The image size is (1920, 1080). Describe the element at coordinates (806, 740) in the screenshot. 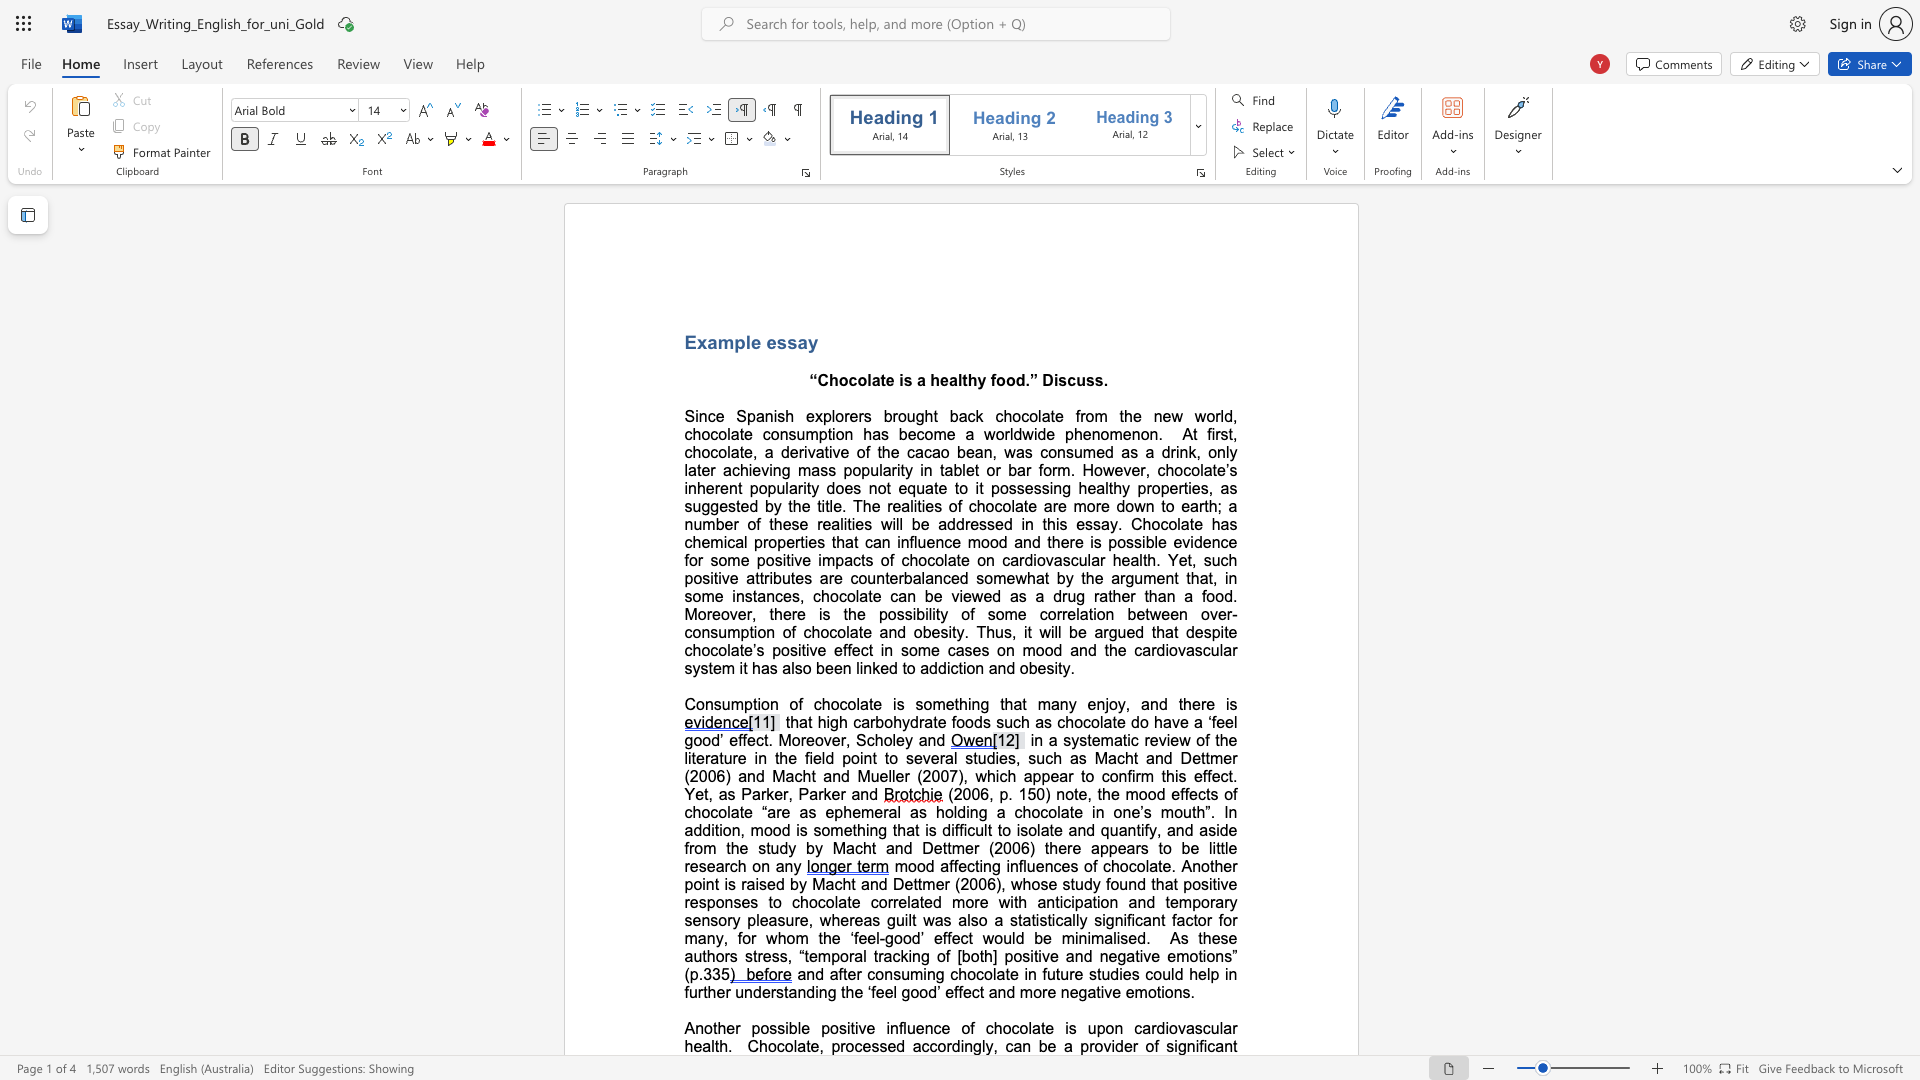

I see `the subset text "eove" within the text "that high carbohydrate foods such as chocolate do have a ‘feel good’ effect. Moreover, Scholey and"` at that location.